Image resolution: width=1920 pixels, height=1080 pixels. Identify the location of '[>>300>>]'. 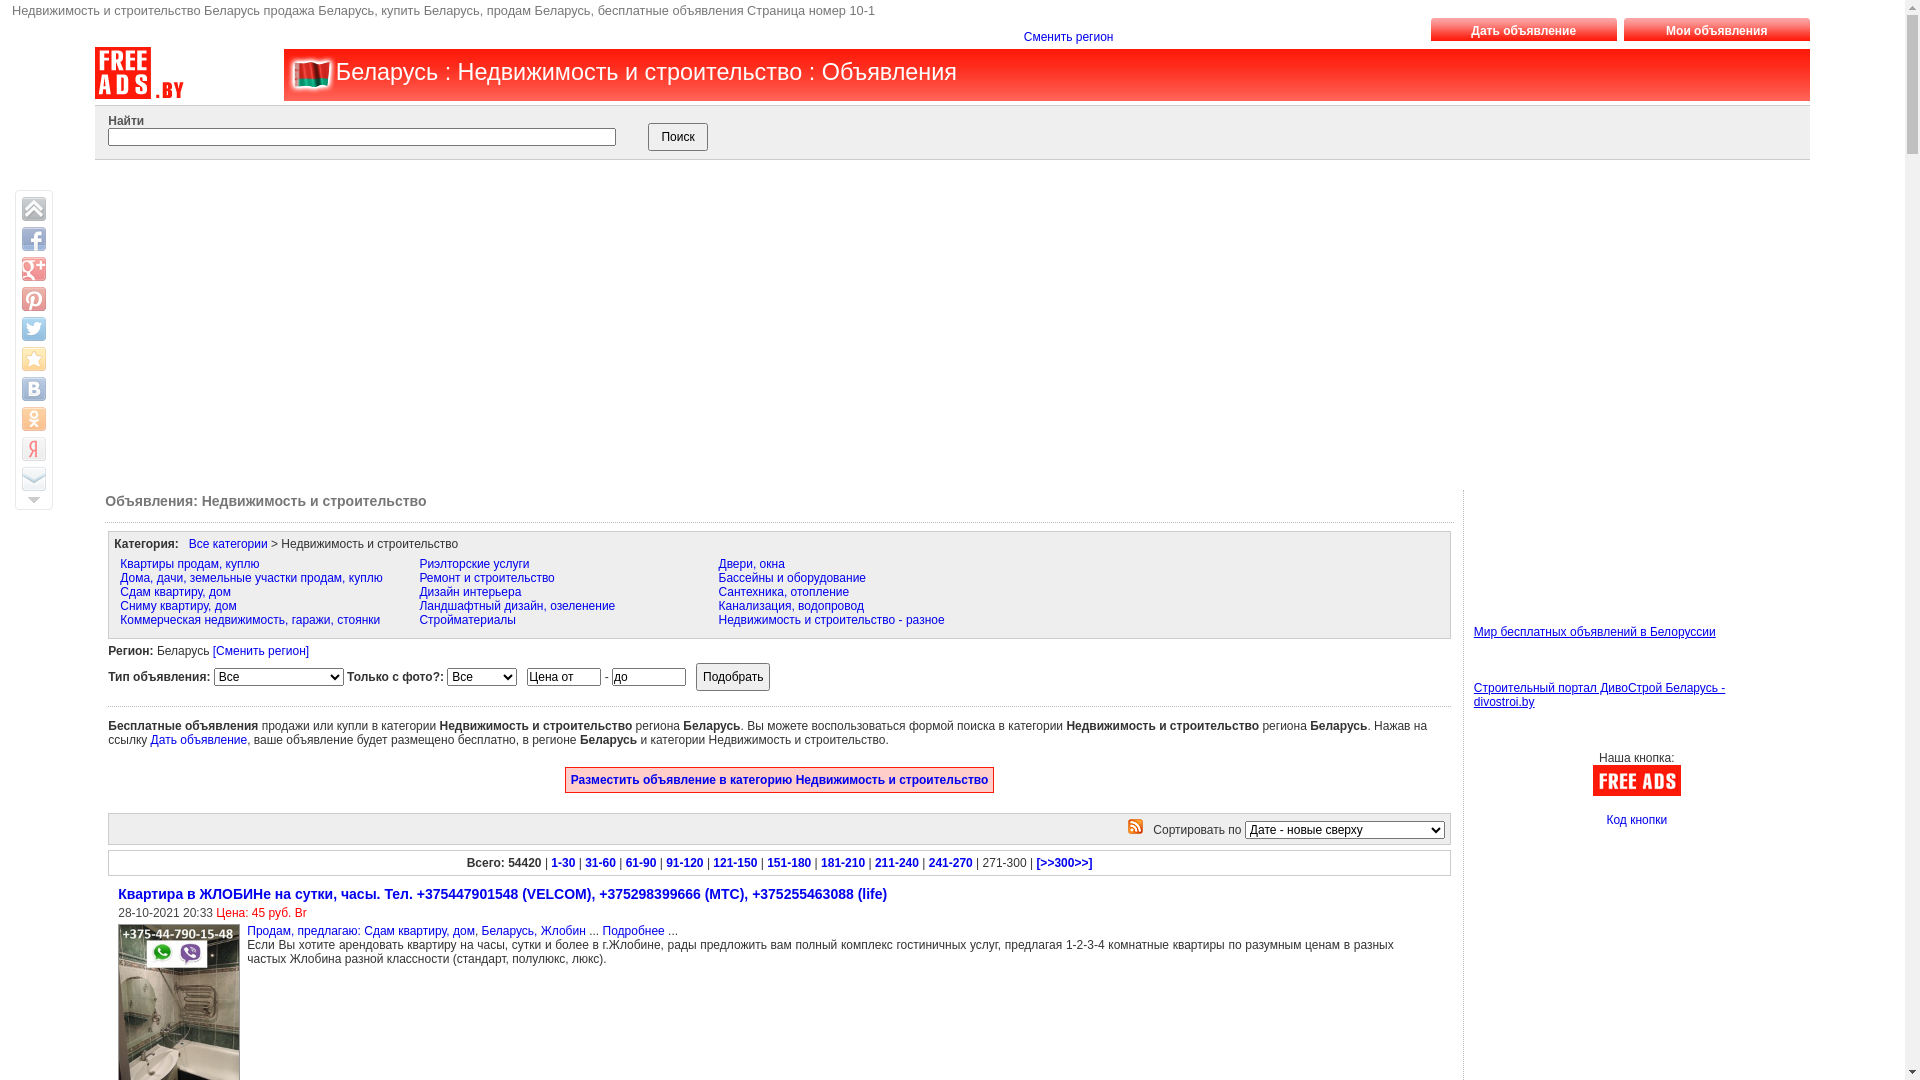
(1036, 862).